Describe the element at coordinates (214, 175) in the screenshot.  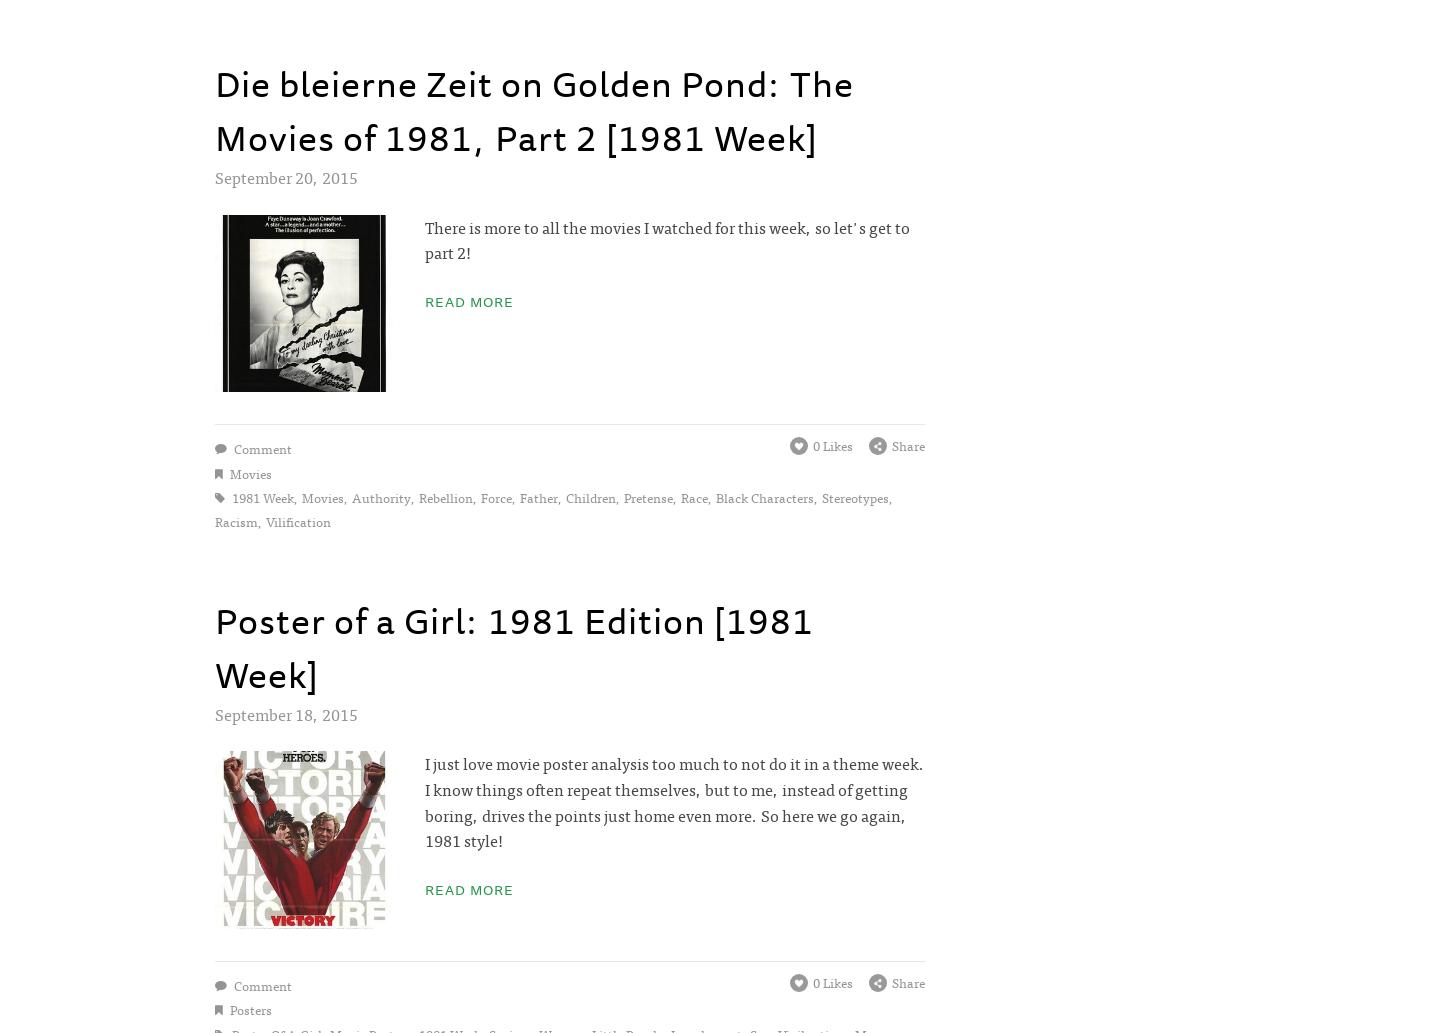
I see `'September 20, 2015'` at that location.